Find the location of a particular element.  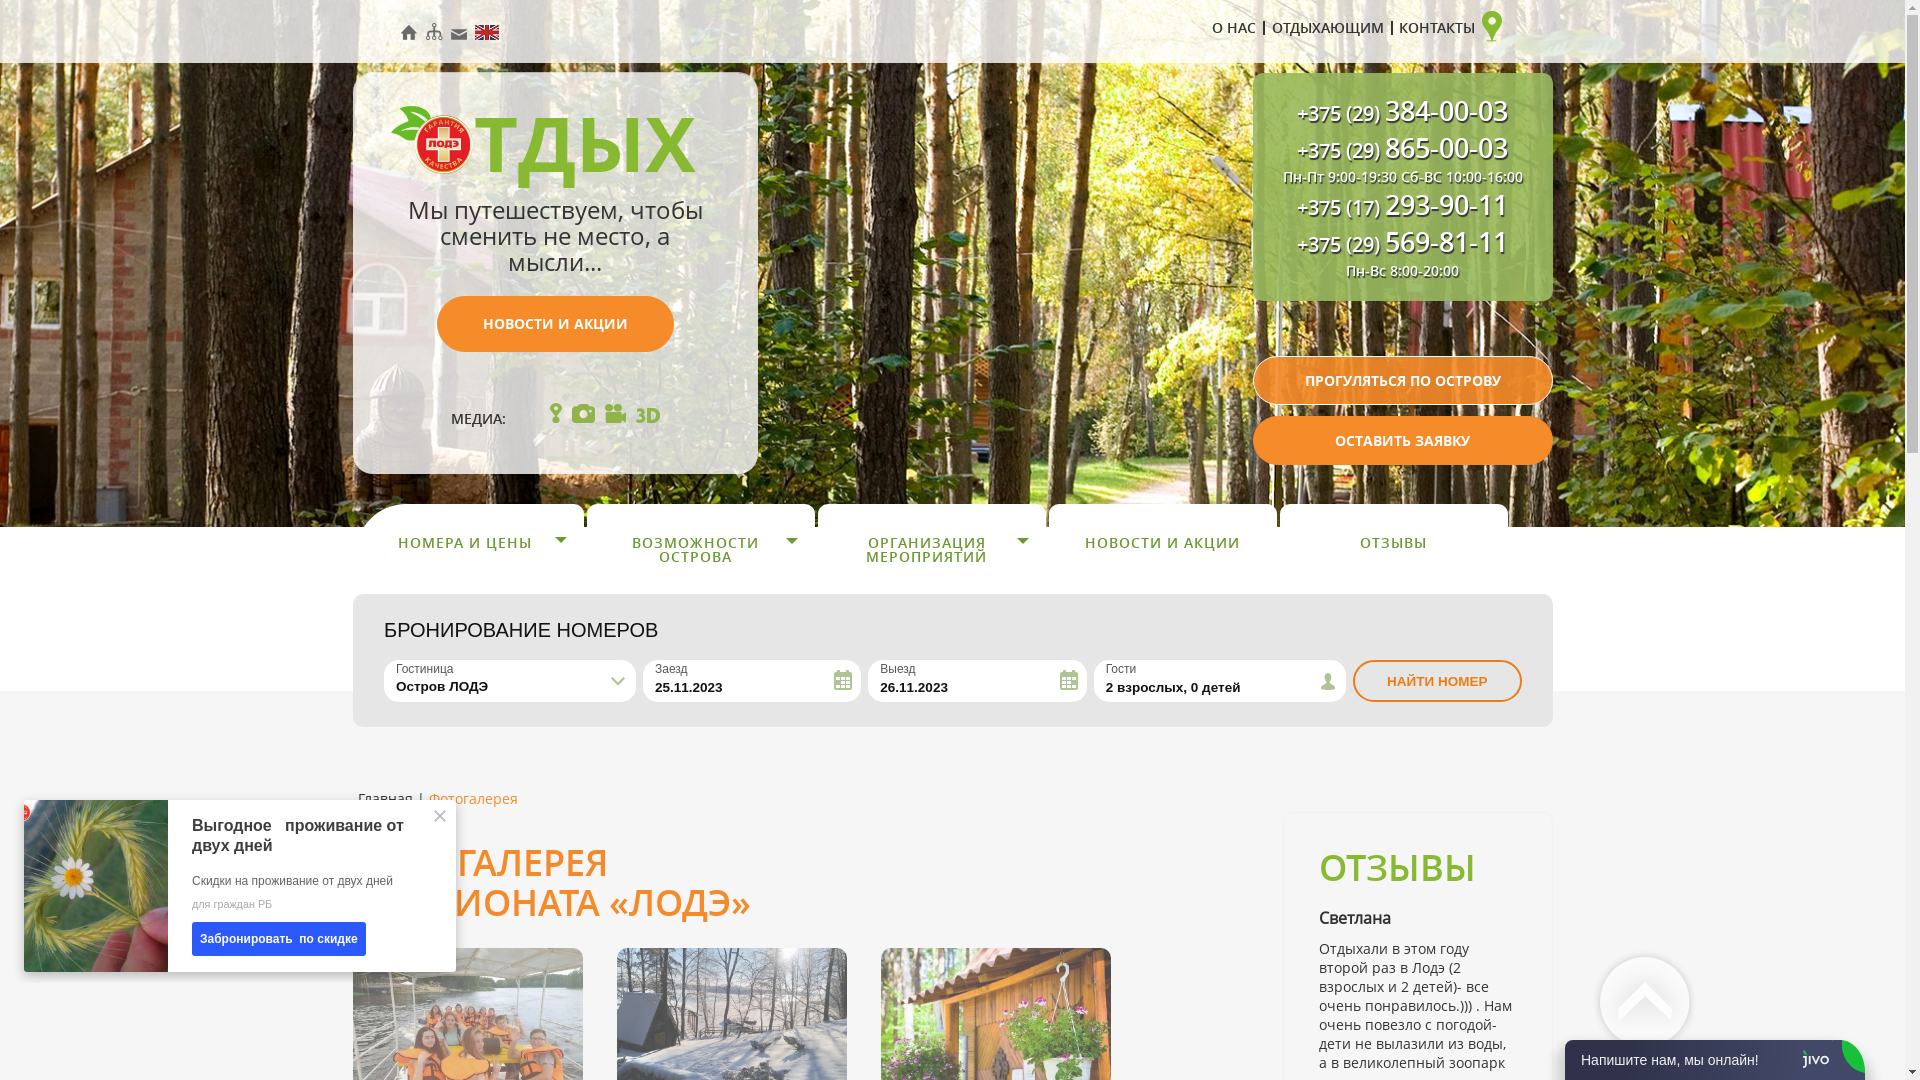

'+375 (29) 384-00-03' is located at coordinates (1296, 114).